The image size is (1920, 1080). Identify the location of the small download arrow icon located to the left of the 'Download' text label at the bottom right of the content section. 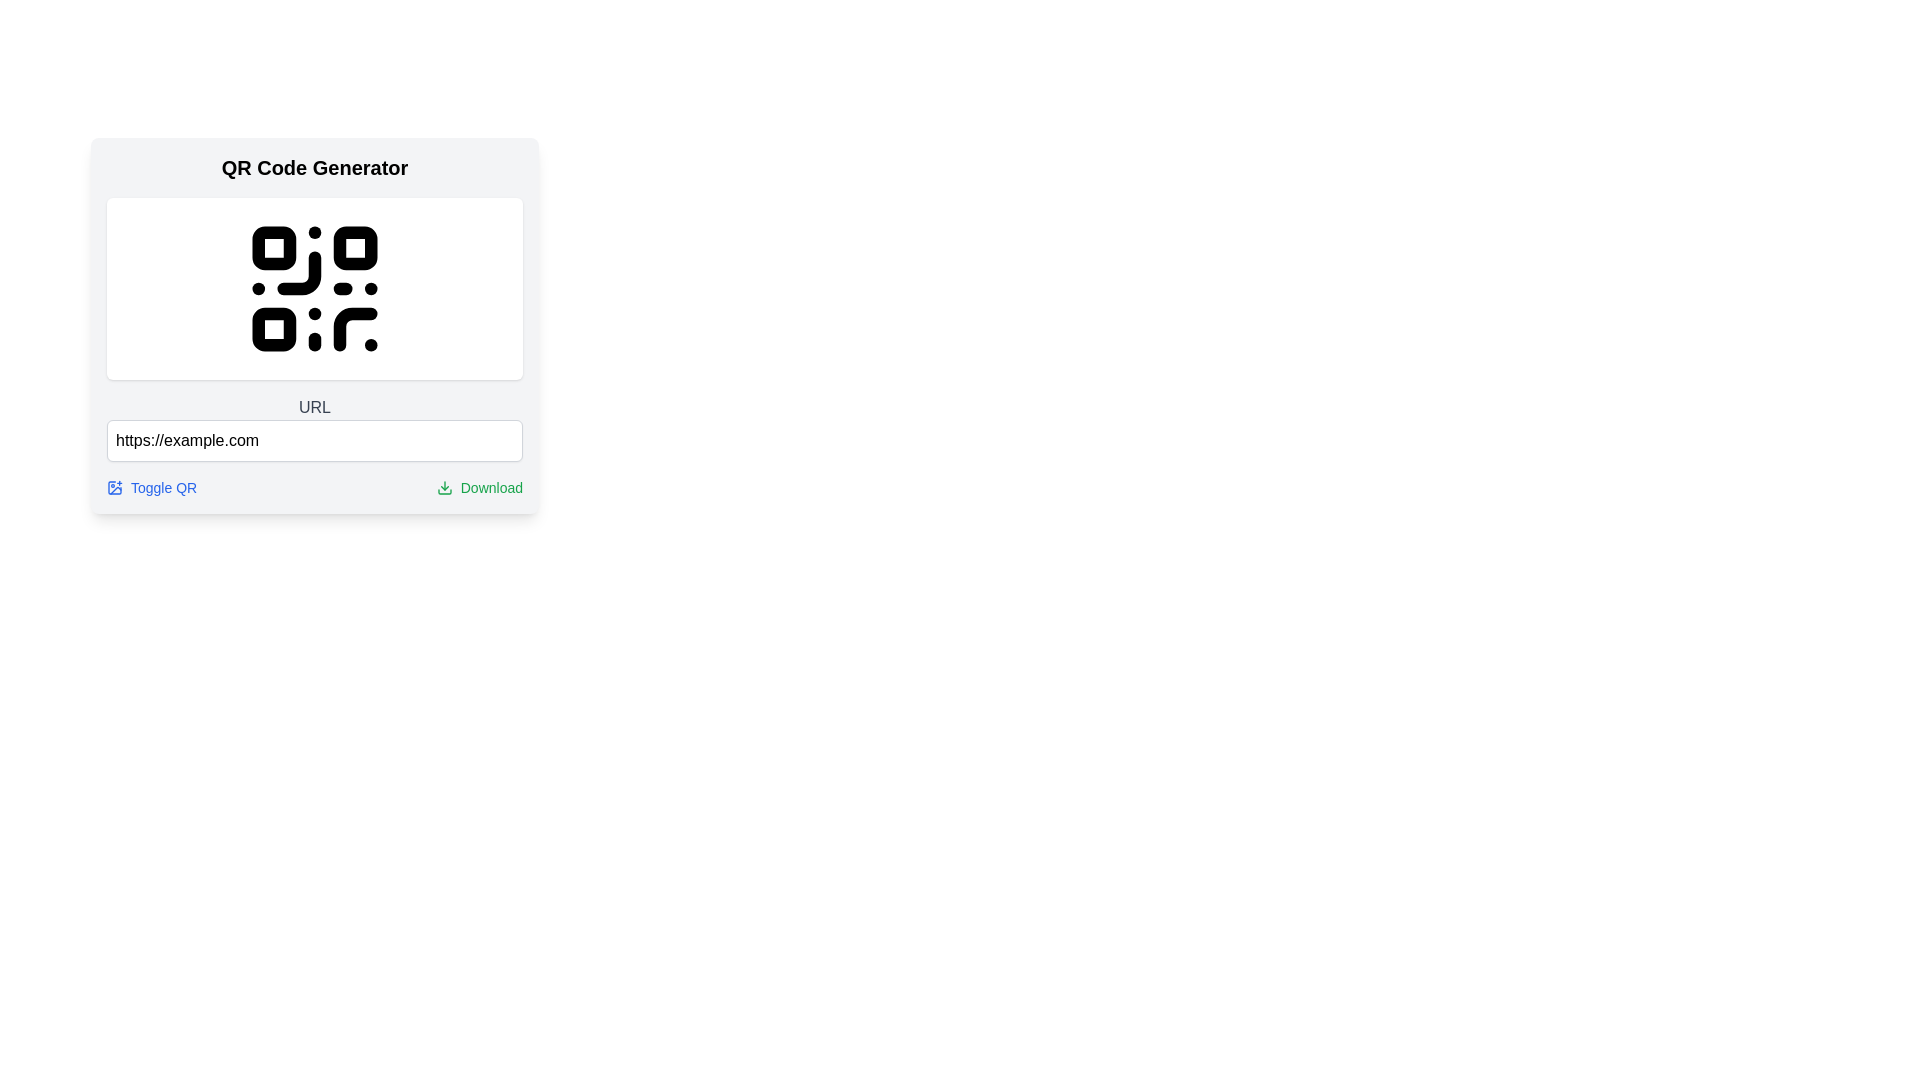
(443, 488).